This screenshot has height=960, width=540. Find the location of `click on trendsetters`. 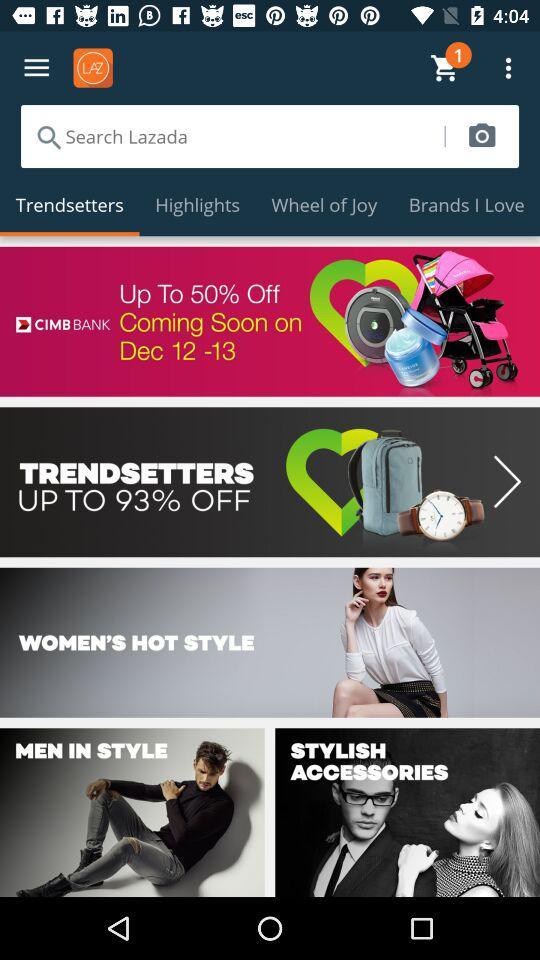

click on trendsetters is located at coordinates (270, 481).